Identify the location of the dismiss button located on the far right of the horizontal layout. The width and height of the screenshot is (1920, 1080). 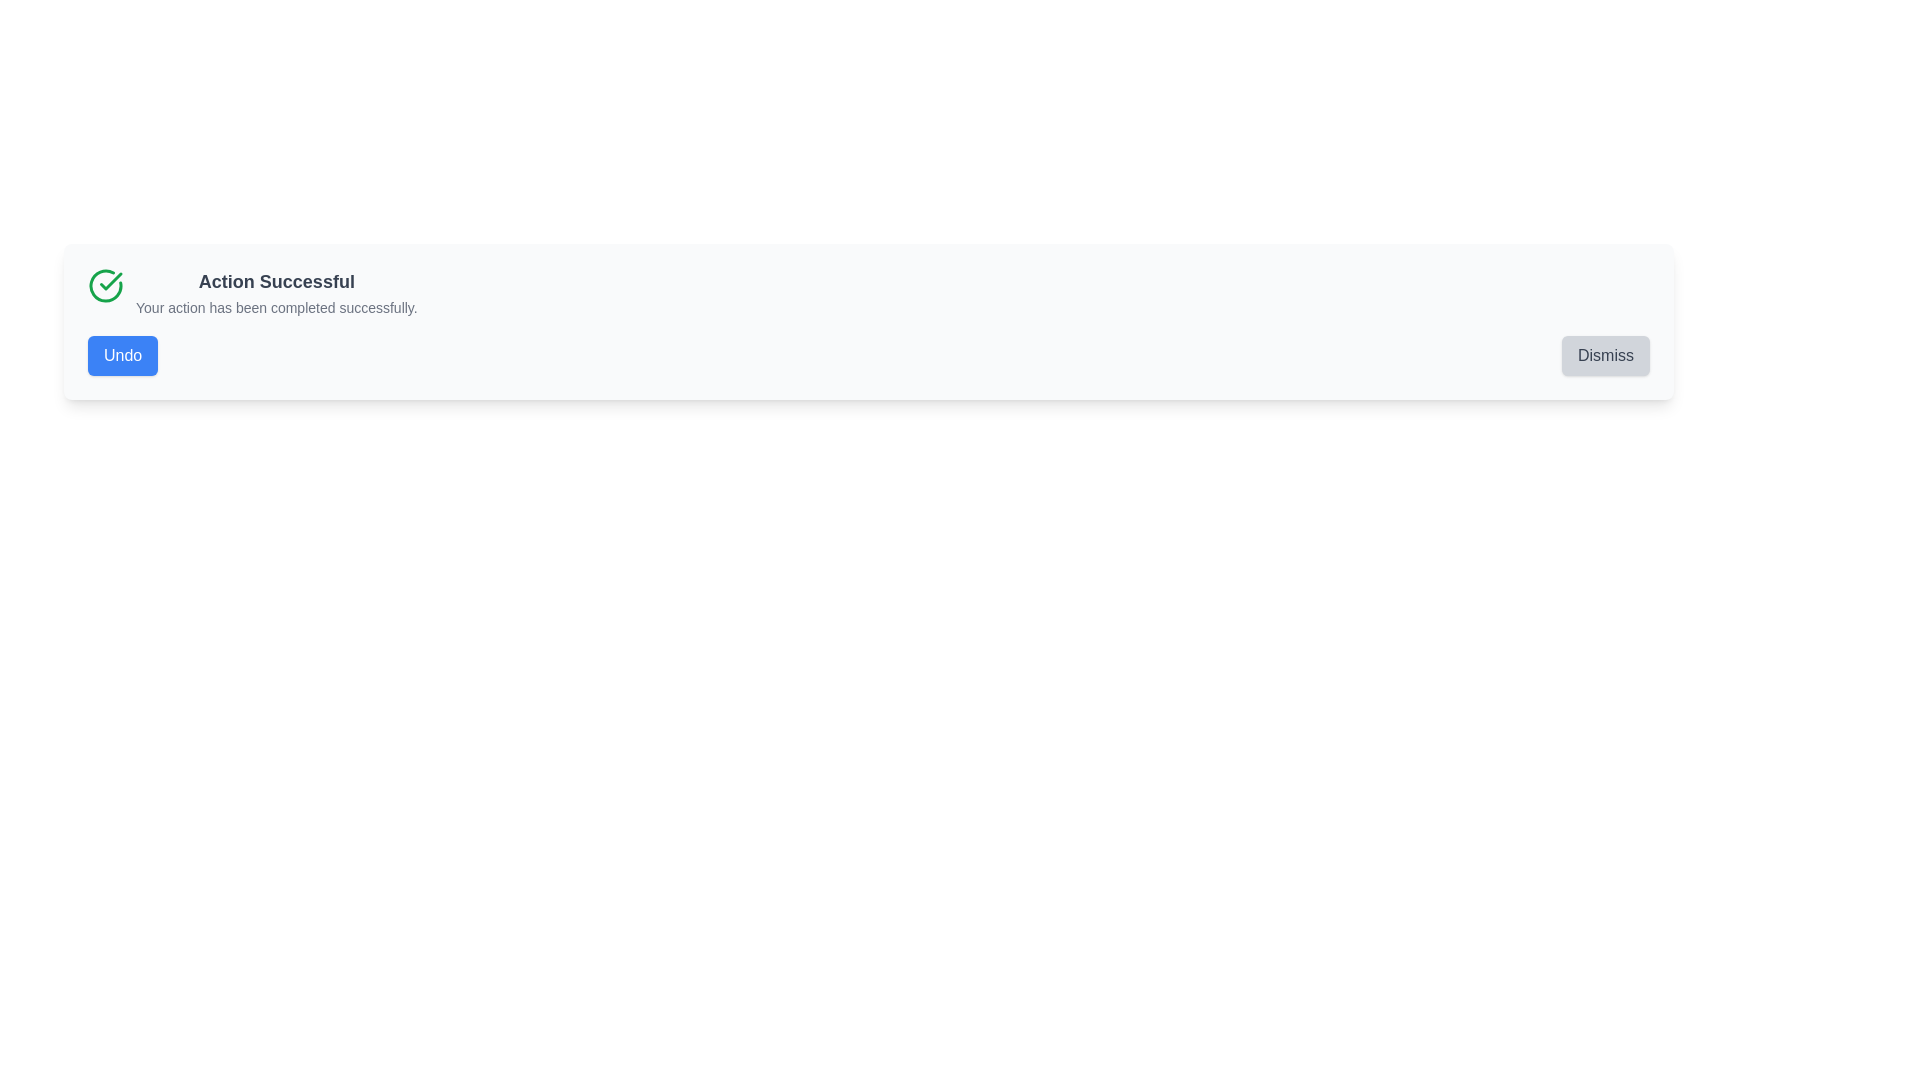
(1606, 354).